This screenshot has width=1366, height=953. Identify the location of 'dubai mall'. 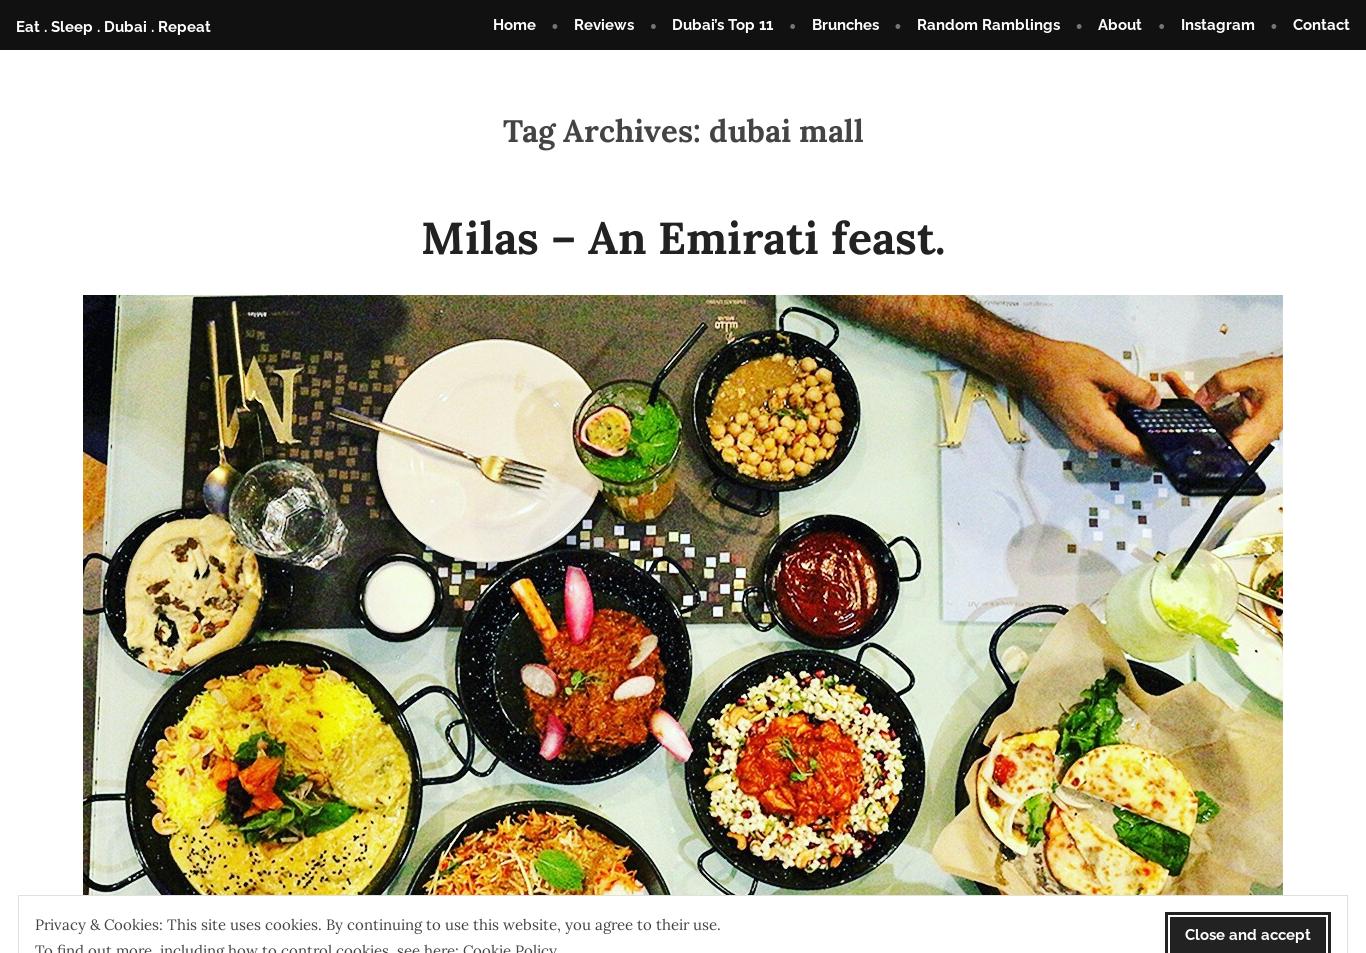
(707, 130).